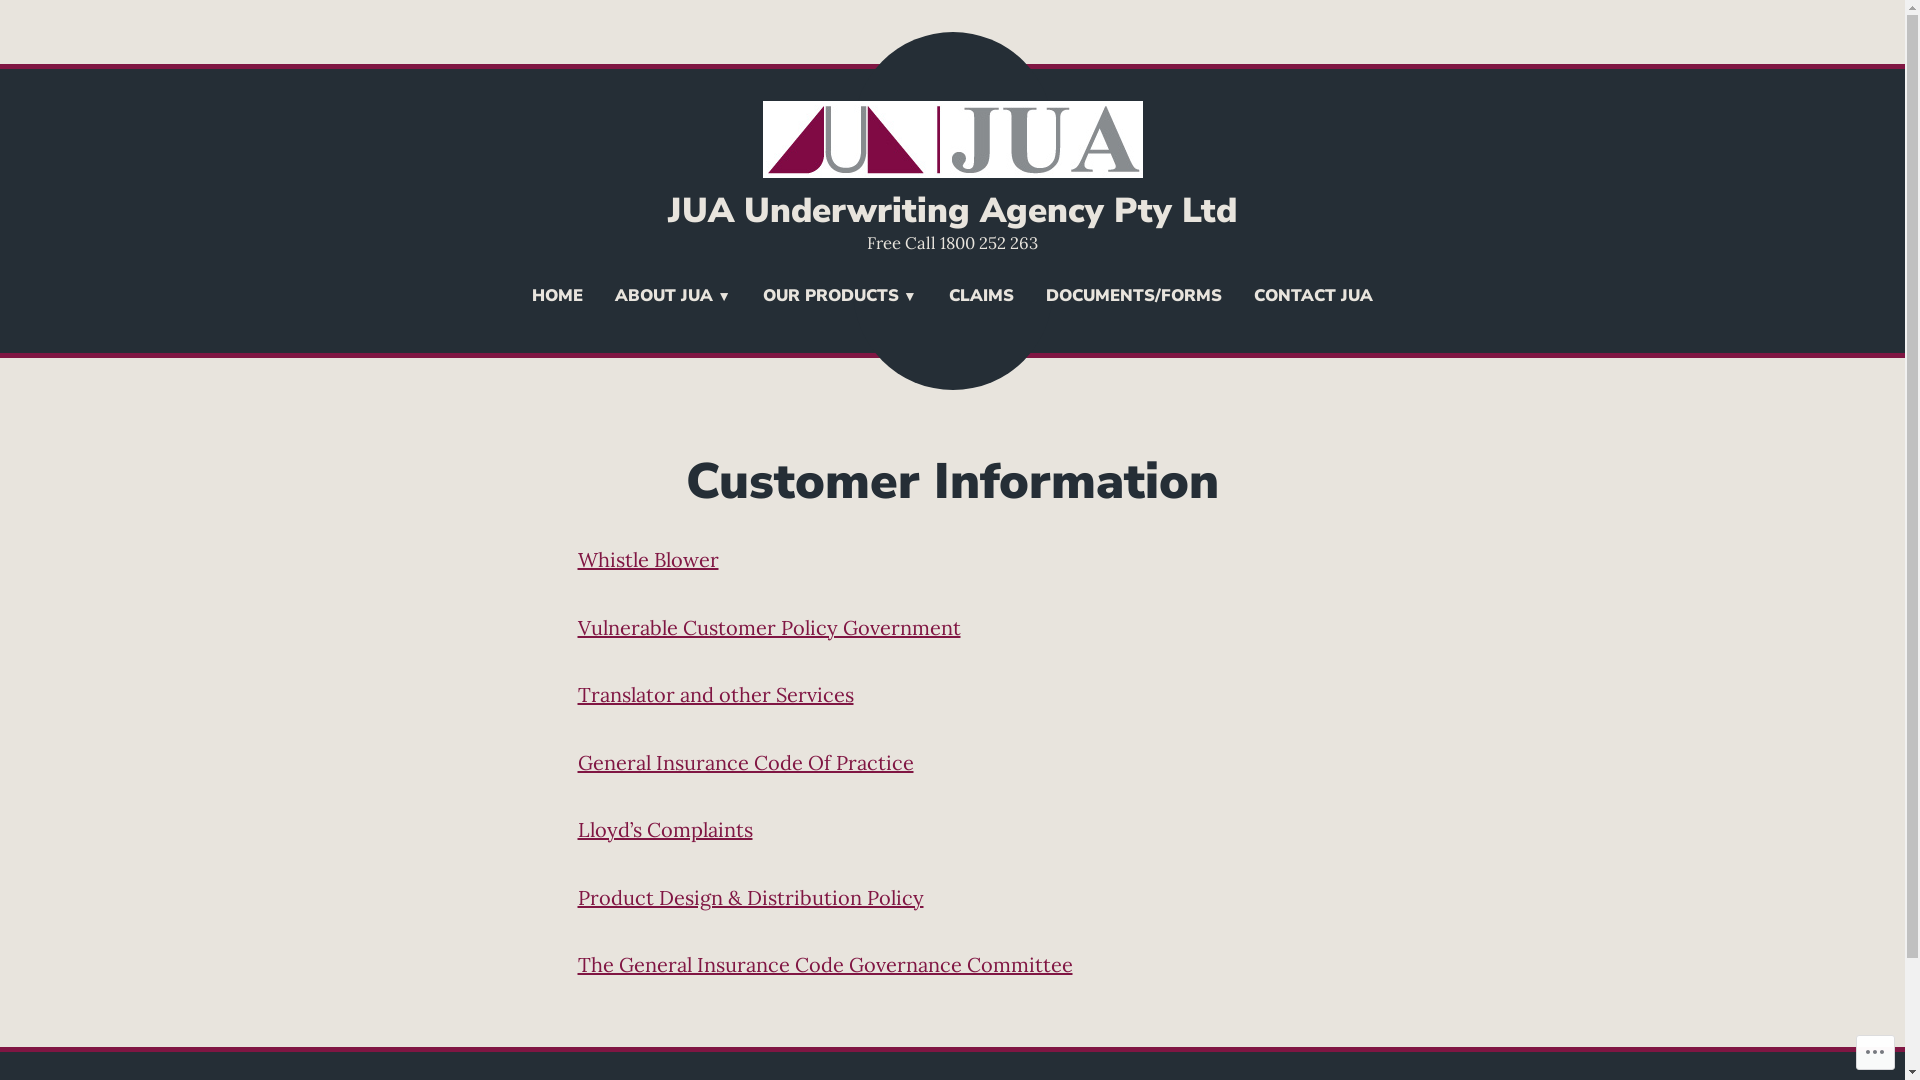 This screenshot has height=1080, width=1920. Describe the element at coordinates (746, 297) in the screenshot. I see `'OUR PRODUCTS'` at that location.